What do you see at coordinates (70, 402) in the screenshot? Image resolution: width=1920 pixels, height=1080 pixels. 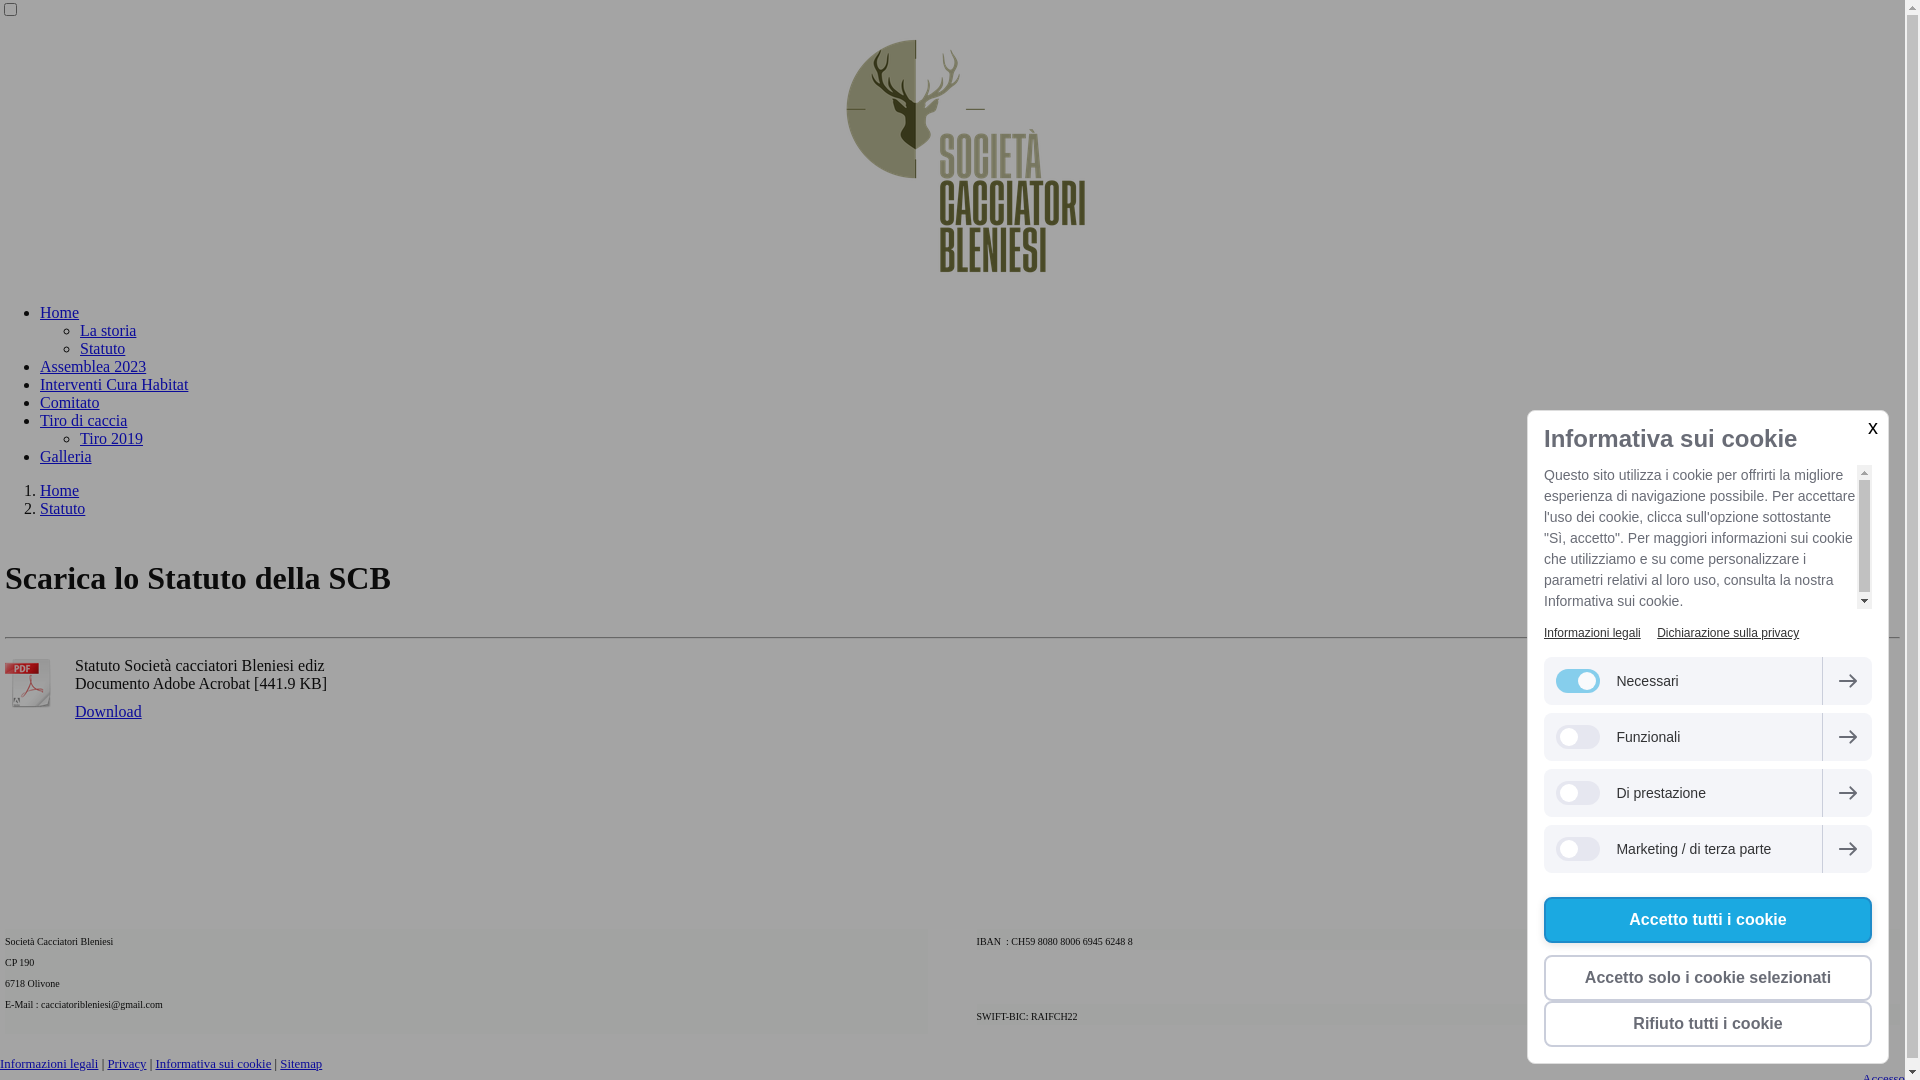 I see `'Comitato'` at bounding box center [70, 402].